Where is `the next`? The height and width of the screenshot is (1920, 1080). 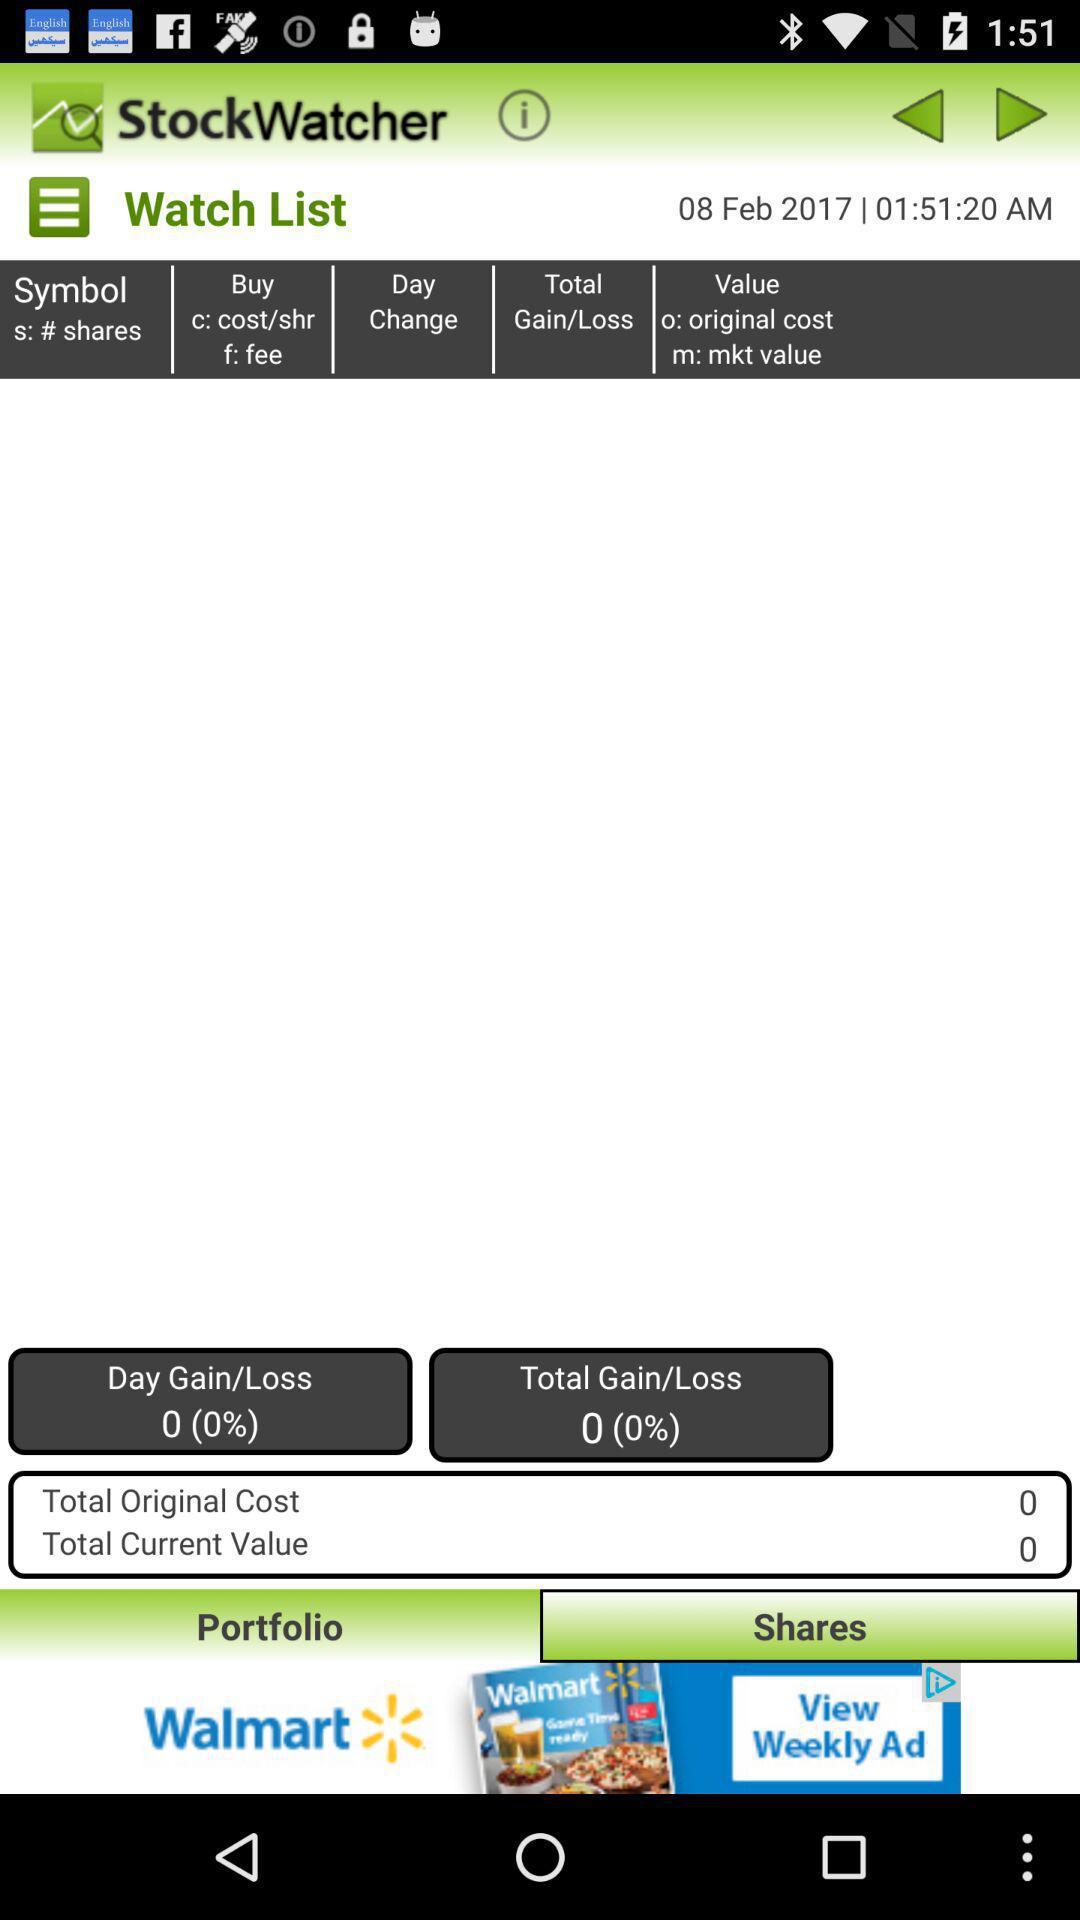 the next is located at coordinates (1022, 114).